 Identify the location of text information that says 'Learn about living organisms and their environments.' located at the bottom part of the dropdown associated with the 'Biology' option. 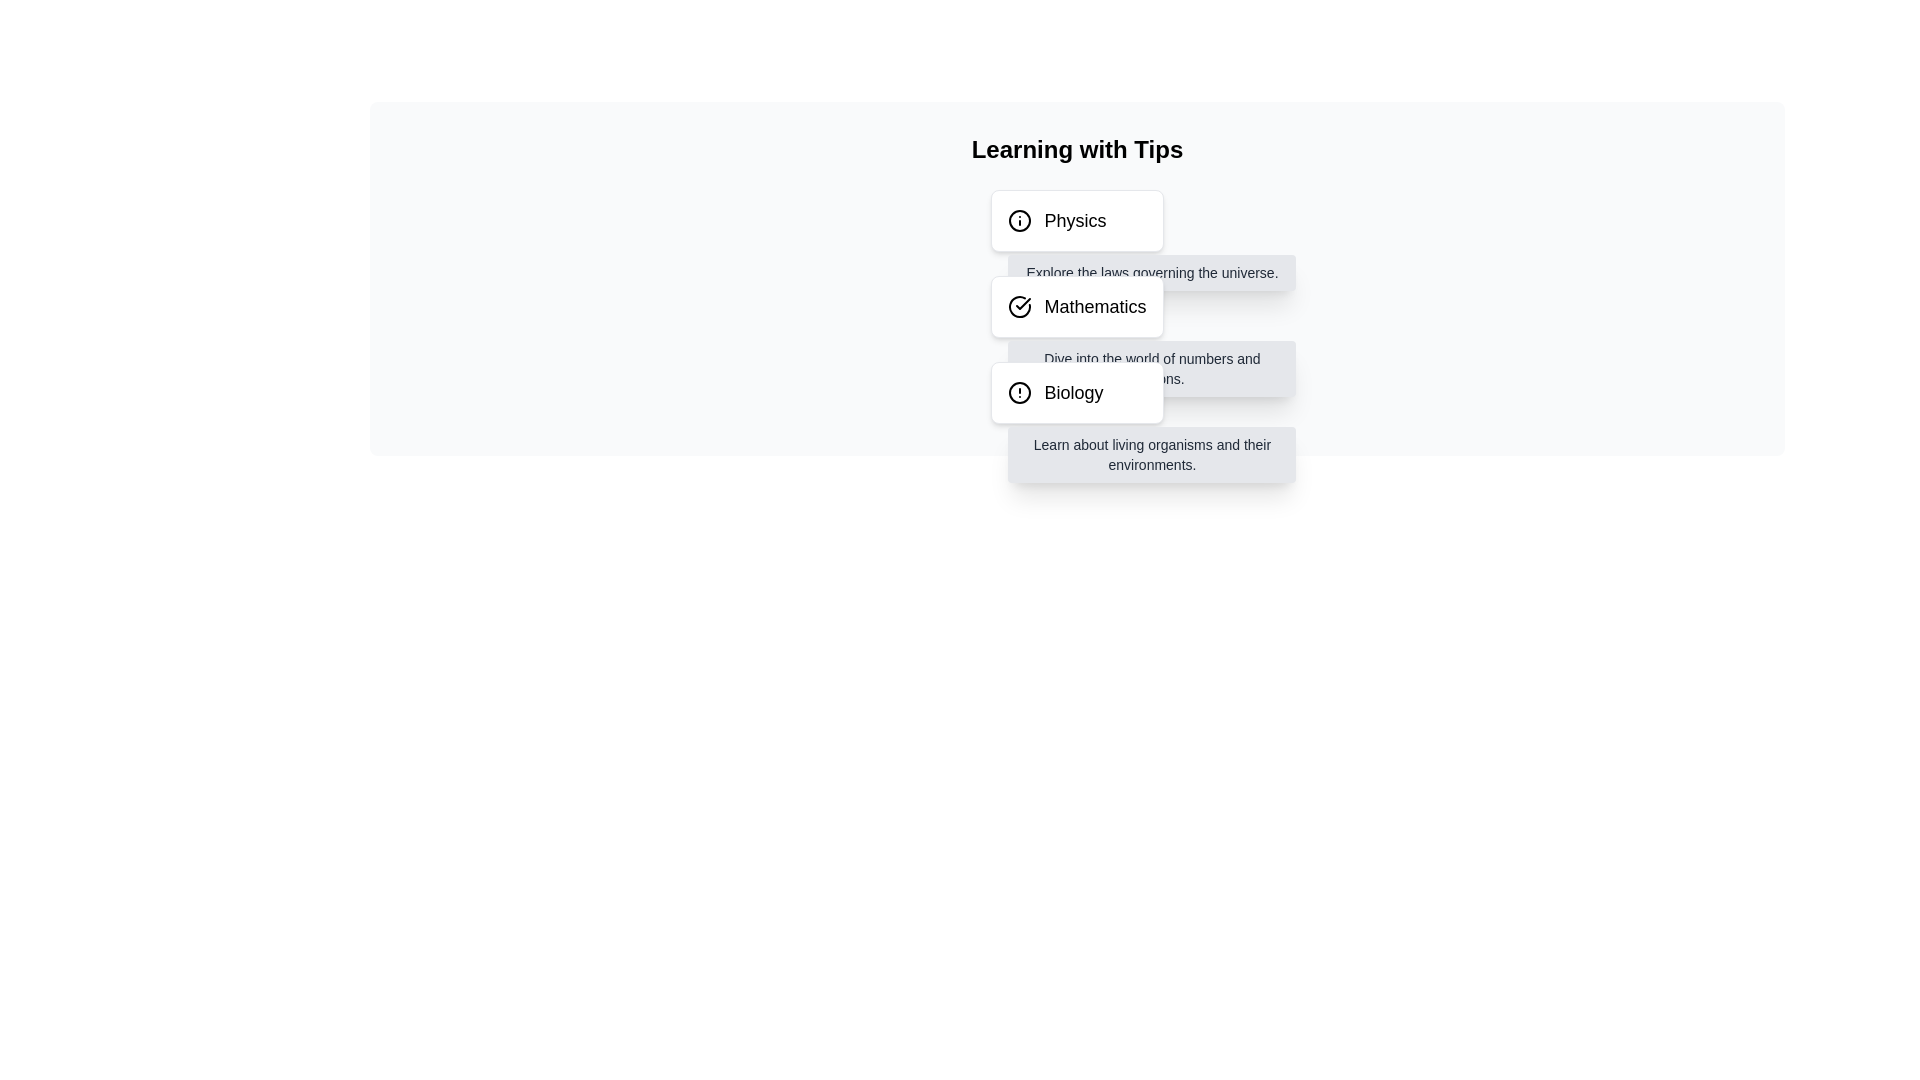
(1152, 455).